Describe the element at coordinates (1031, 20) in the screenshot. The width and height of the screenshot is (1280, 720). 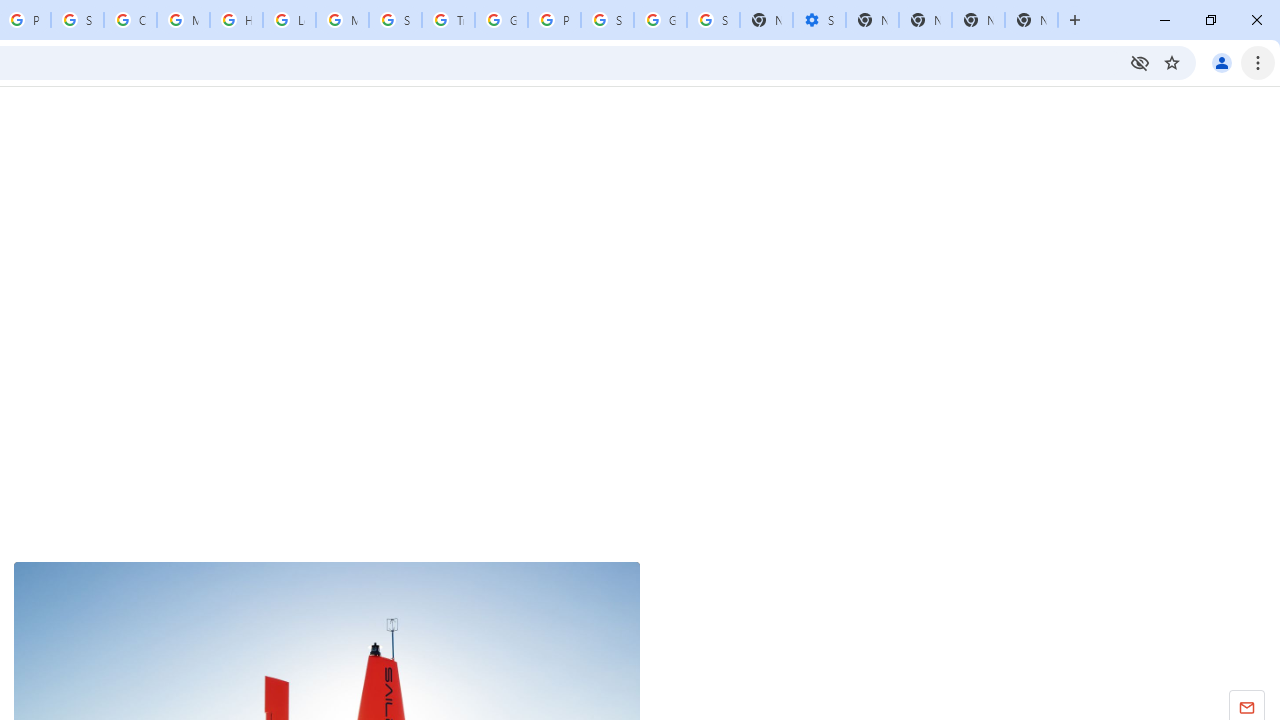
I see `'New Tab'` at that location.